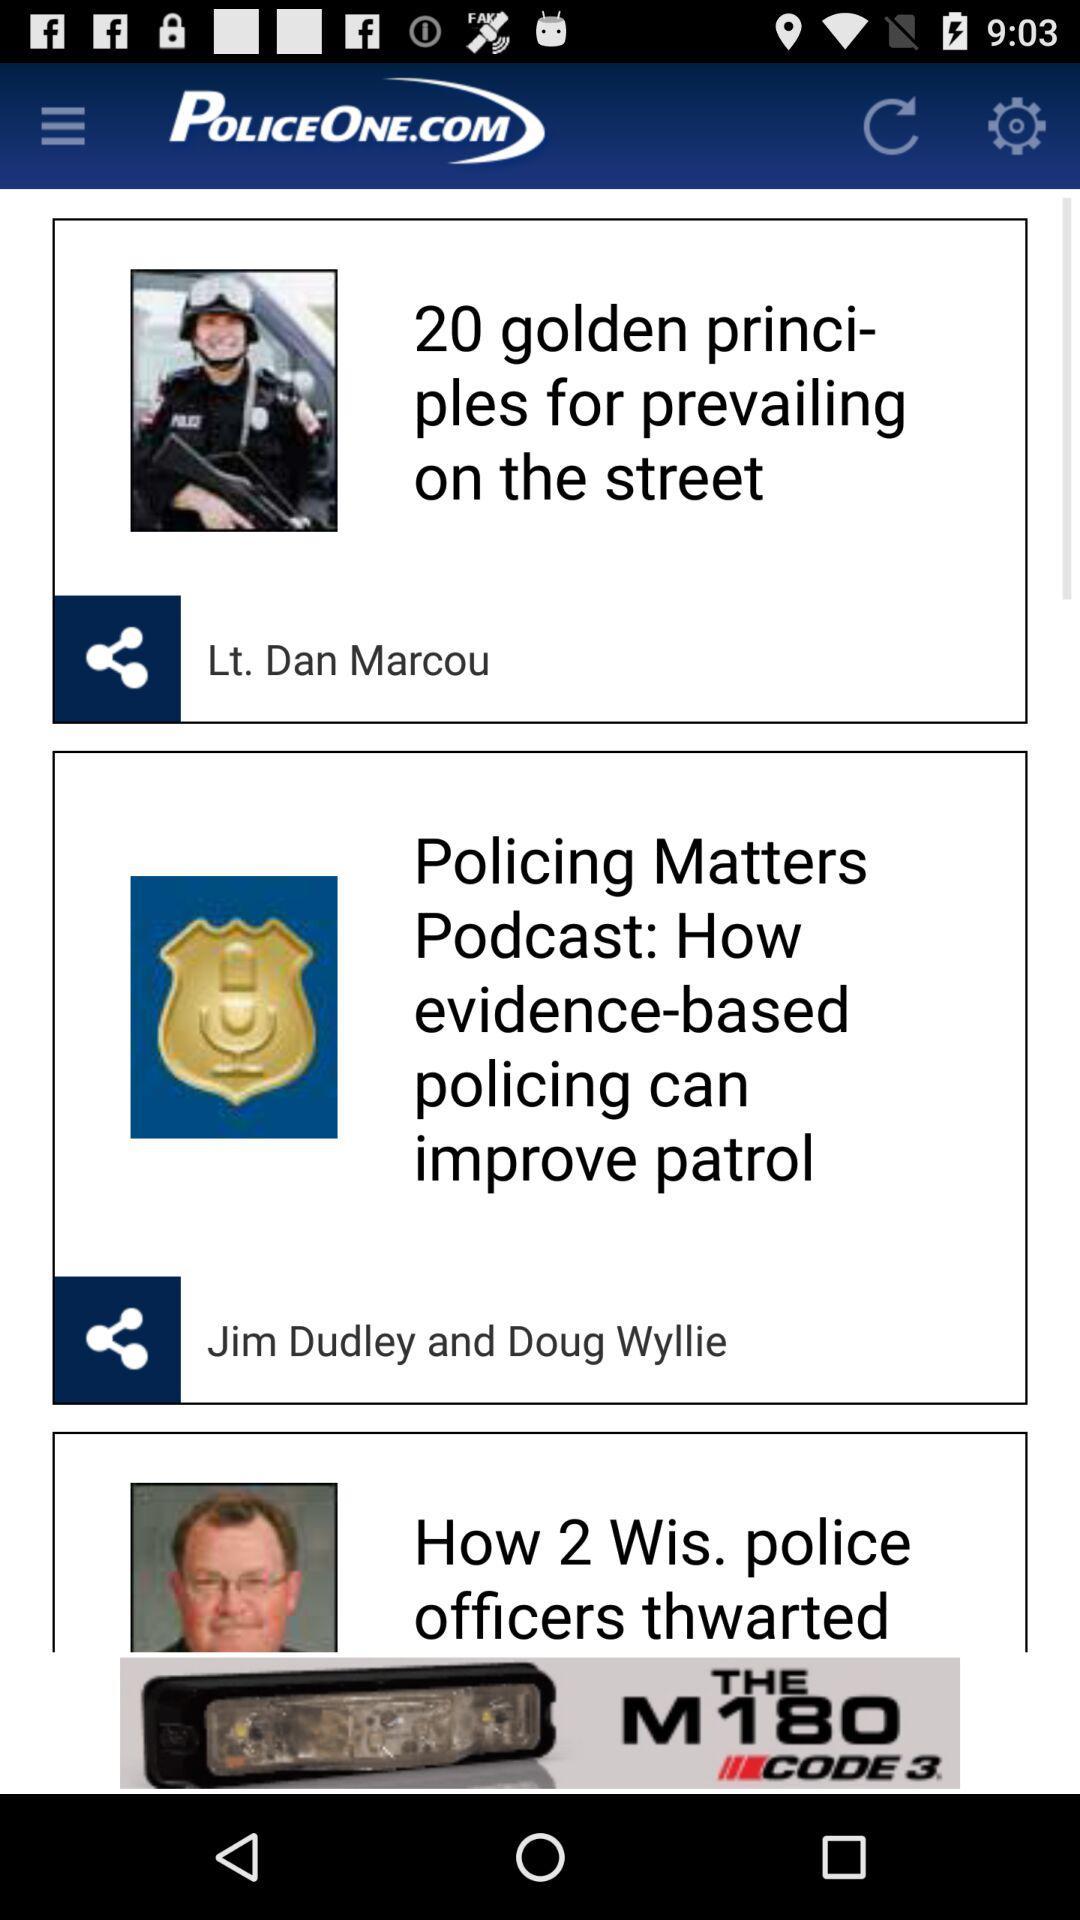 Image resolution: width=1080 pixels, height=1920 pixels. What do you see at coordinates (1017, 133) in the screenshot?
I see `the settings icon` at bounding box center [1017, 133].